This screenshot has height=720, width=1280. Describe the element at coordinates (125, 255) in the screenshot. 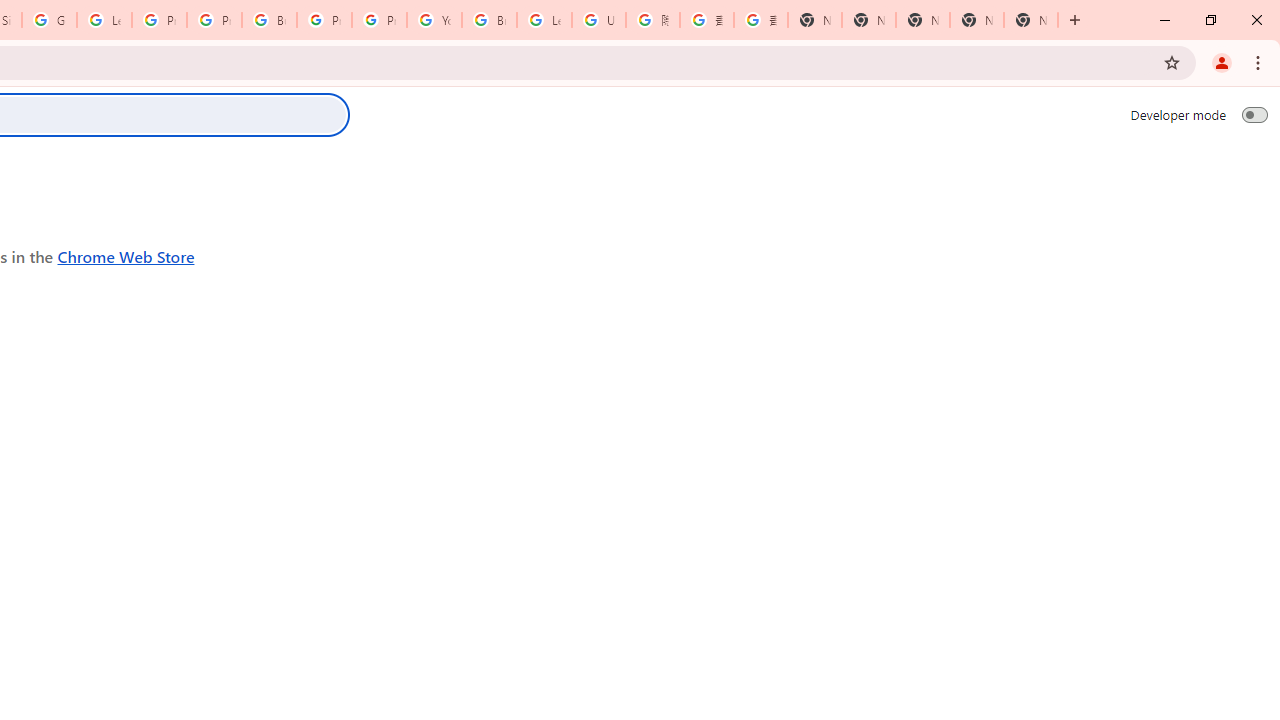

I see `'Chrome Web Store'` at that location.